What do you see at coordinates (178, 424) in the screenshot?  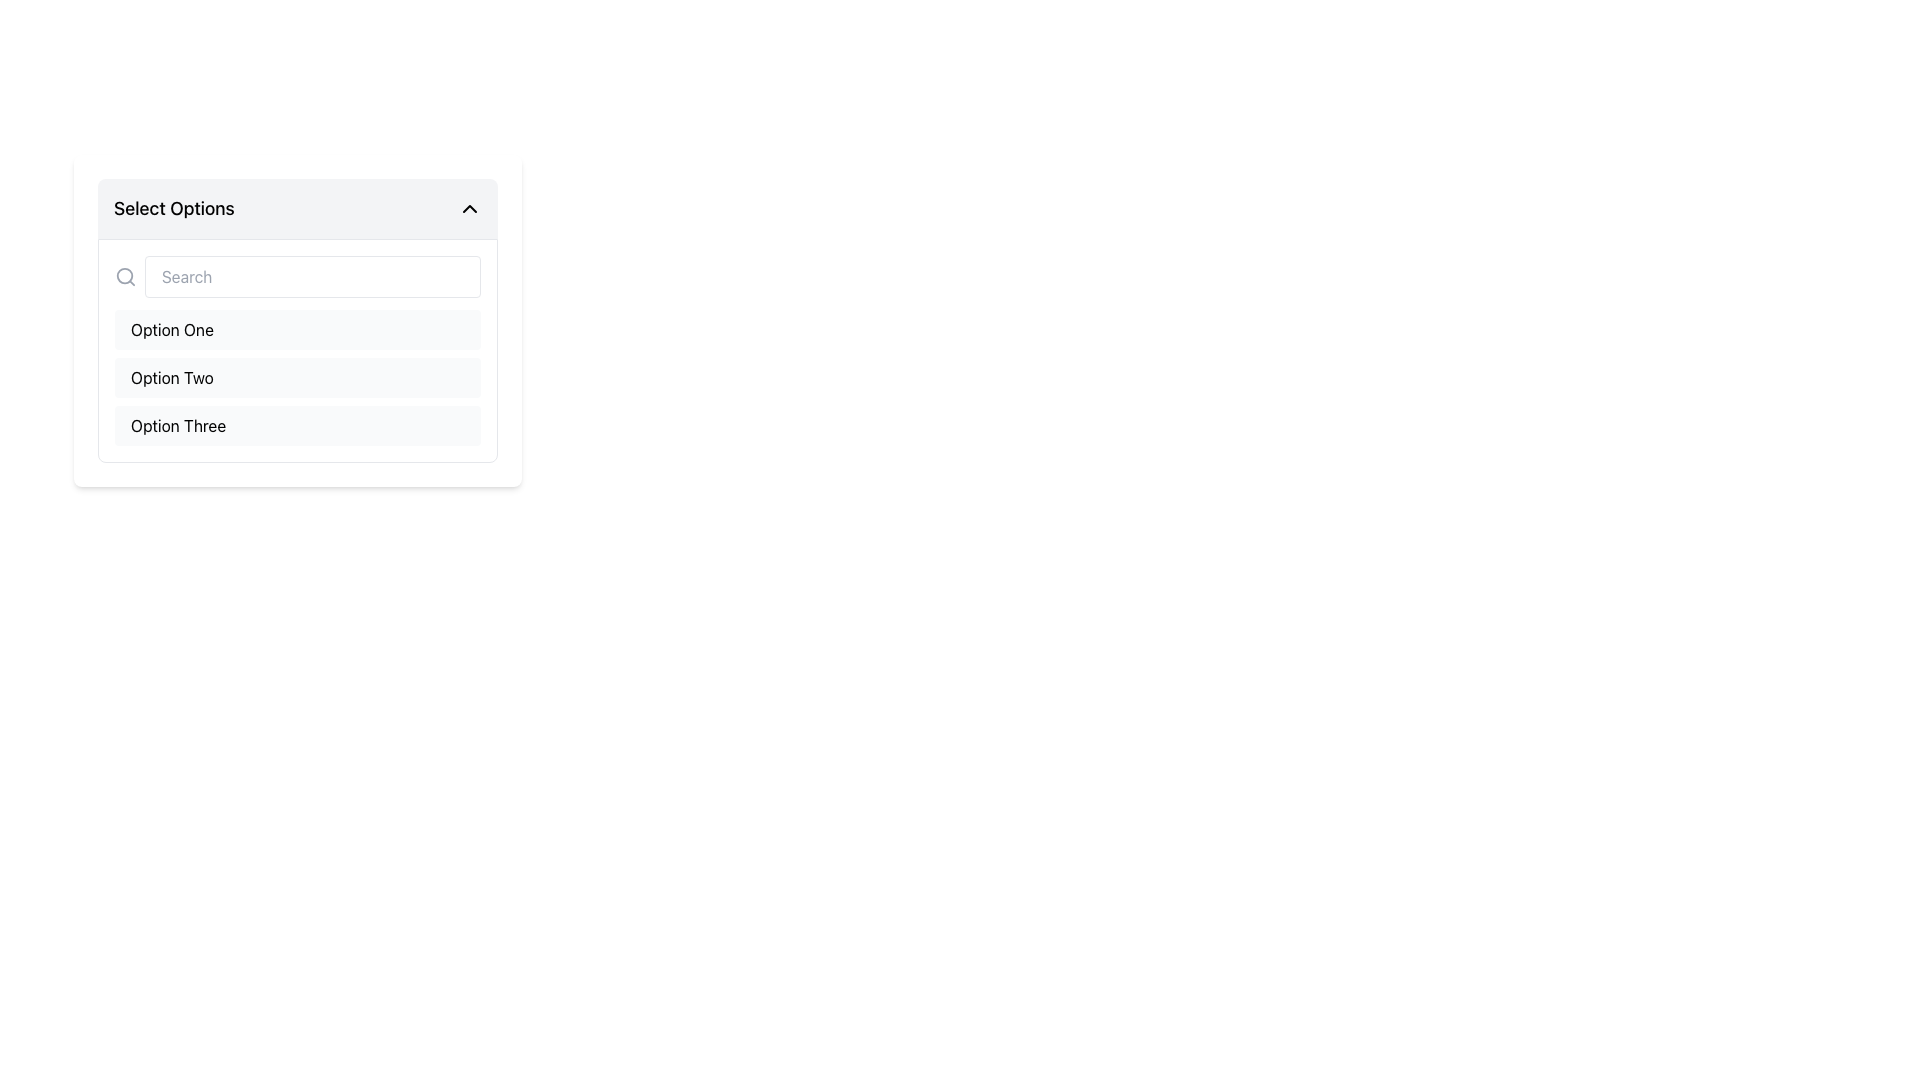 I see `the text label 'Option Three' located in the third item of the dropdown menu under 'Select Options'` at bounding box center [178, 424].